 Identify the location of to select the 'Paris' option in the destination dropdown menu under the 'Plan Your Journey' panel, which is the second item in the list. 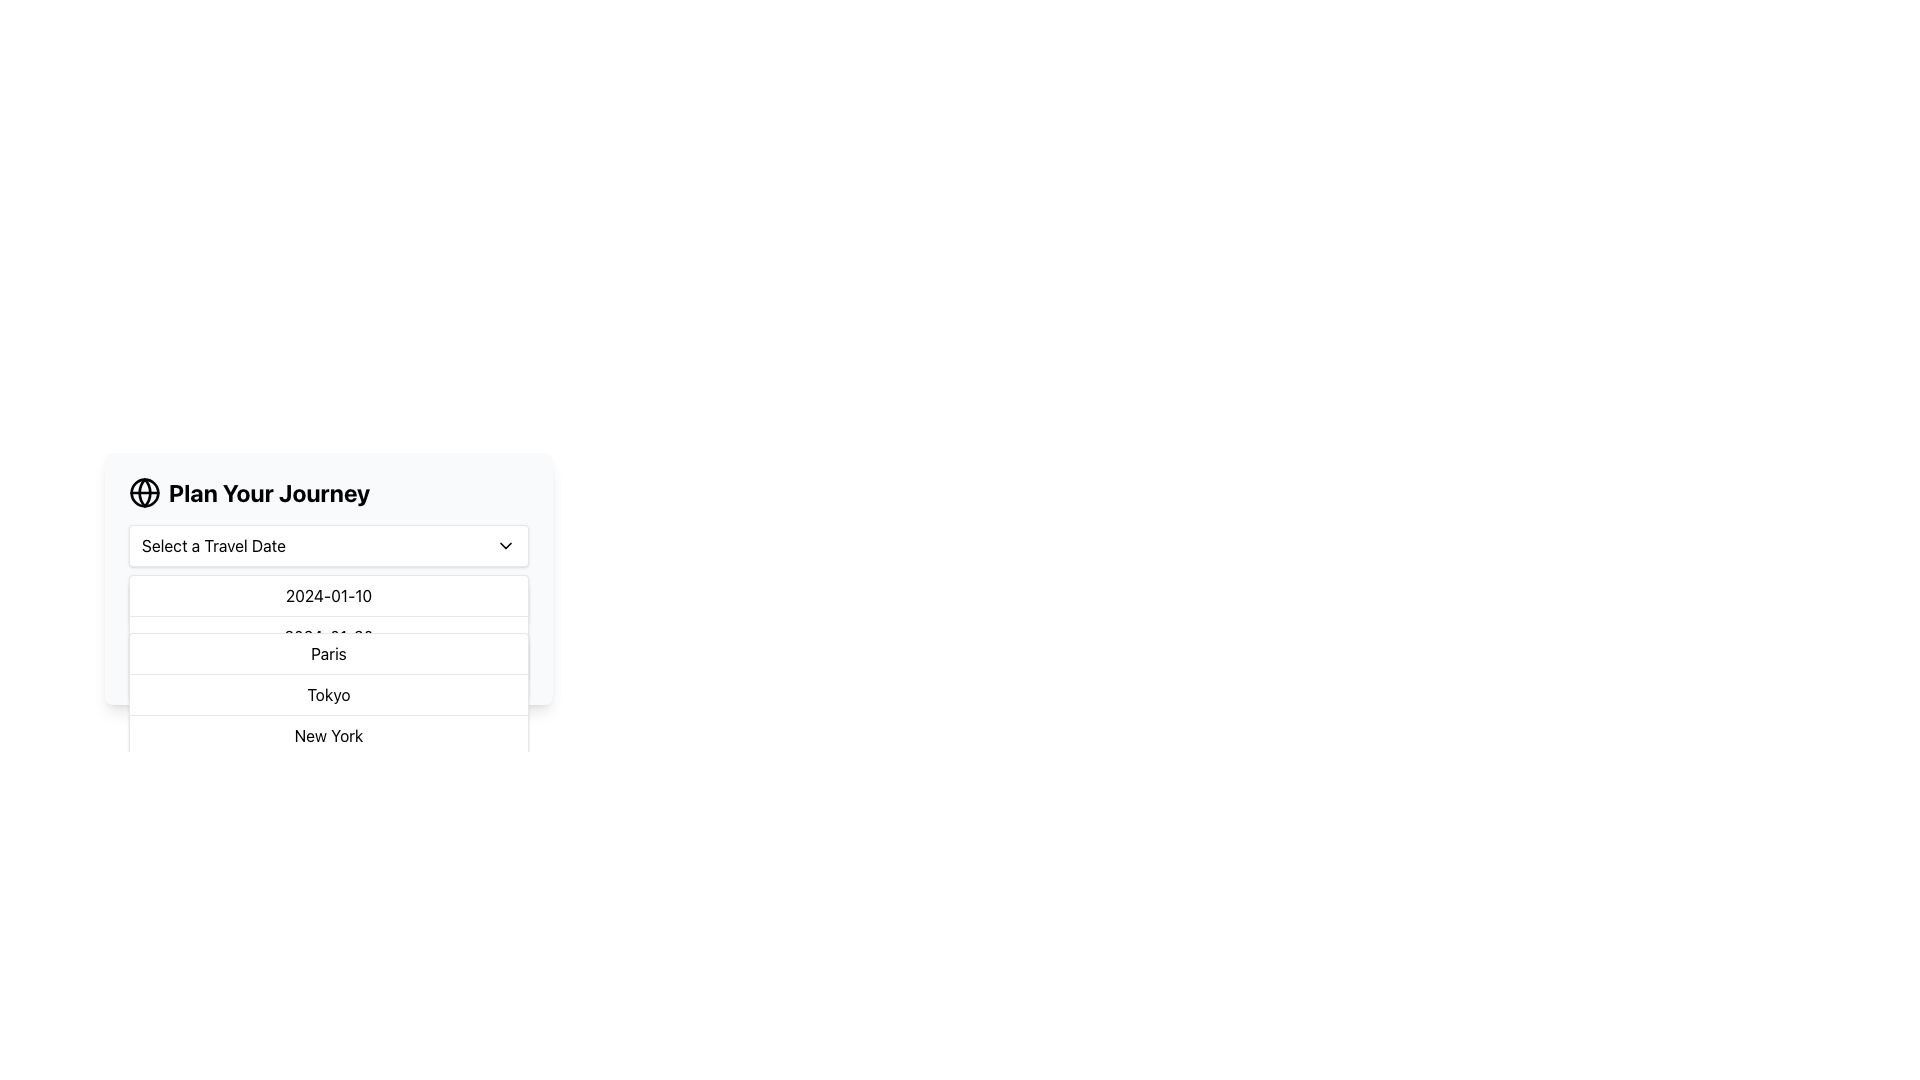
(329, 660).